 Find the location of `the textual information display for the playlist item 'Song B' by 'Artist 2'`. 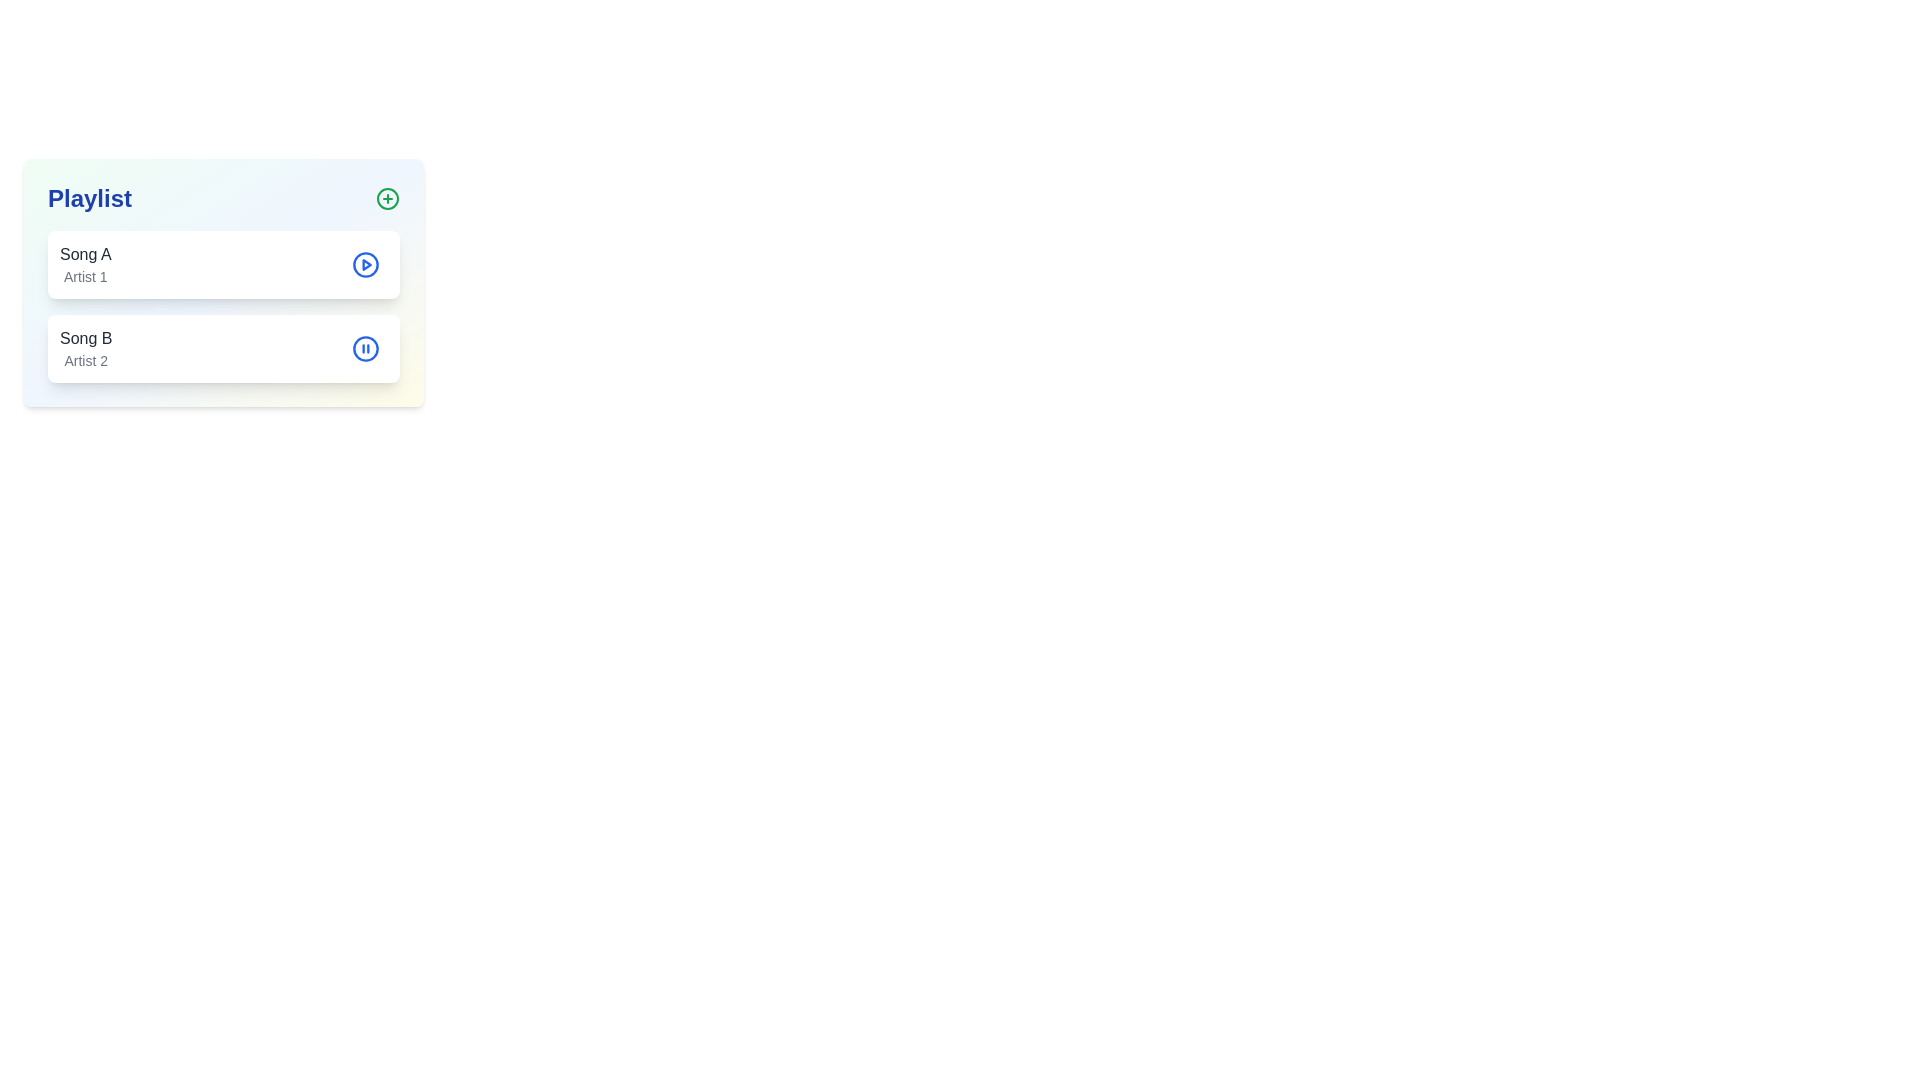

the textual information display for the playlist item 'Song B' by 'Artist 2' is located at coordinates (85, 347).